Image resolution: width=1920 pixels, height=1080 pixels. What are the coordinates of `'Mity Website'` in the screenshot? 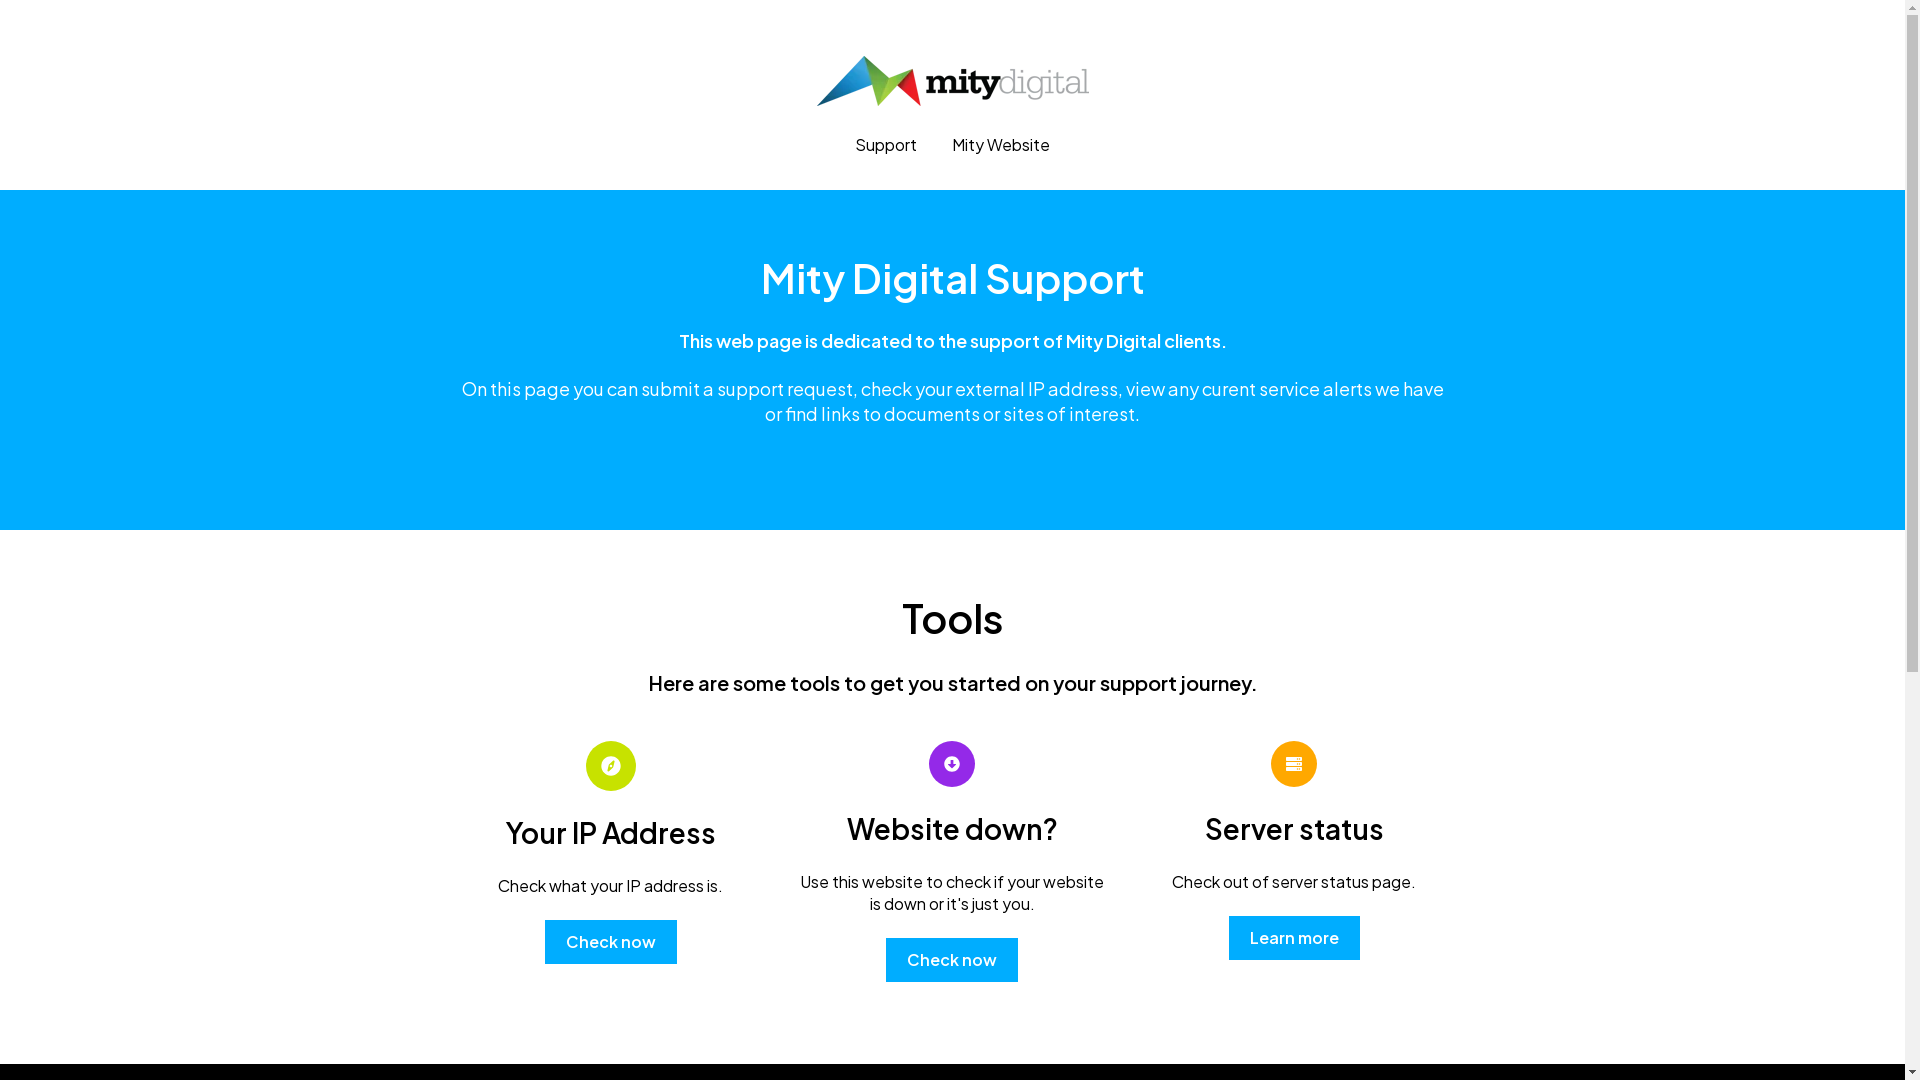 It's located at (950, 144).